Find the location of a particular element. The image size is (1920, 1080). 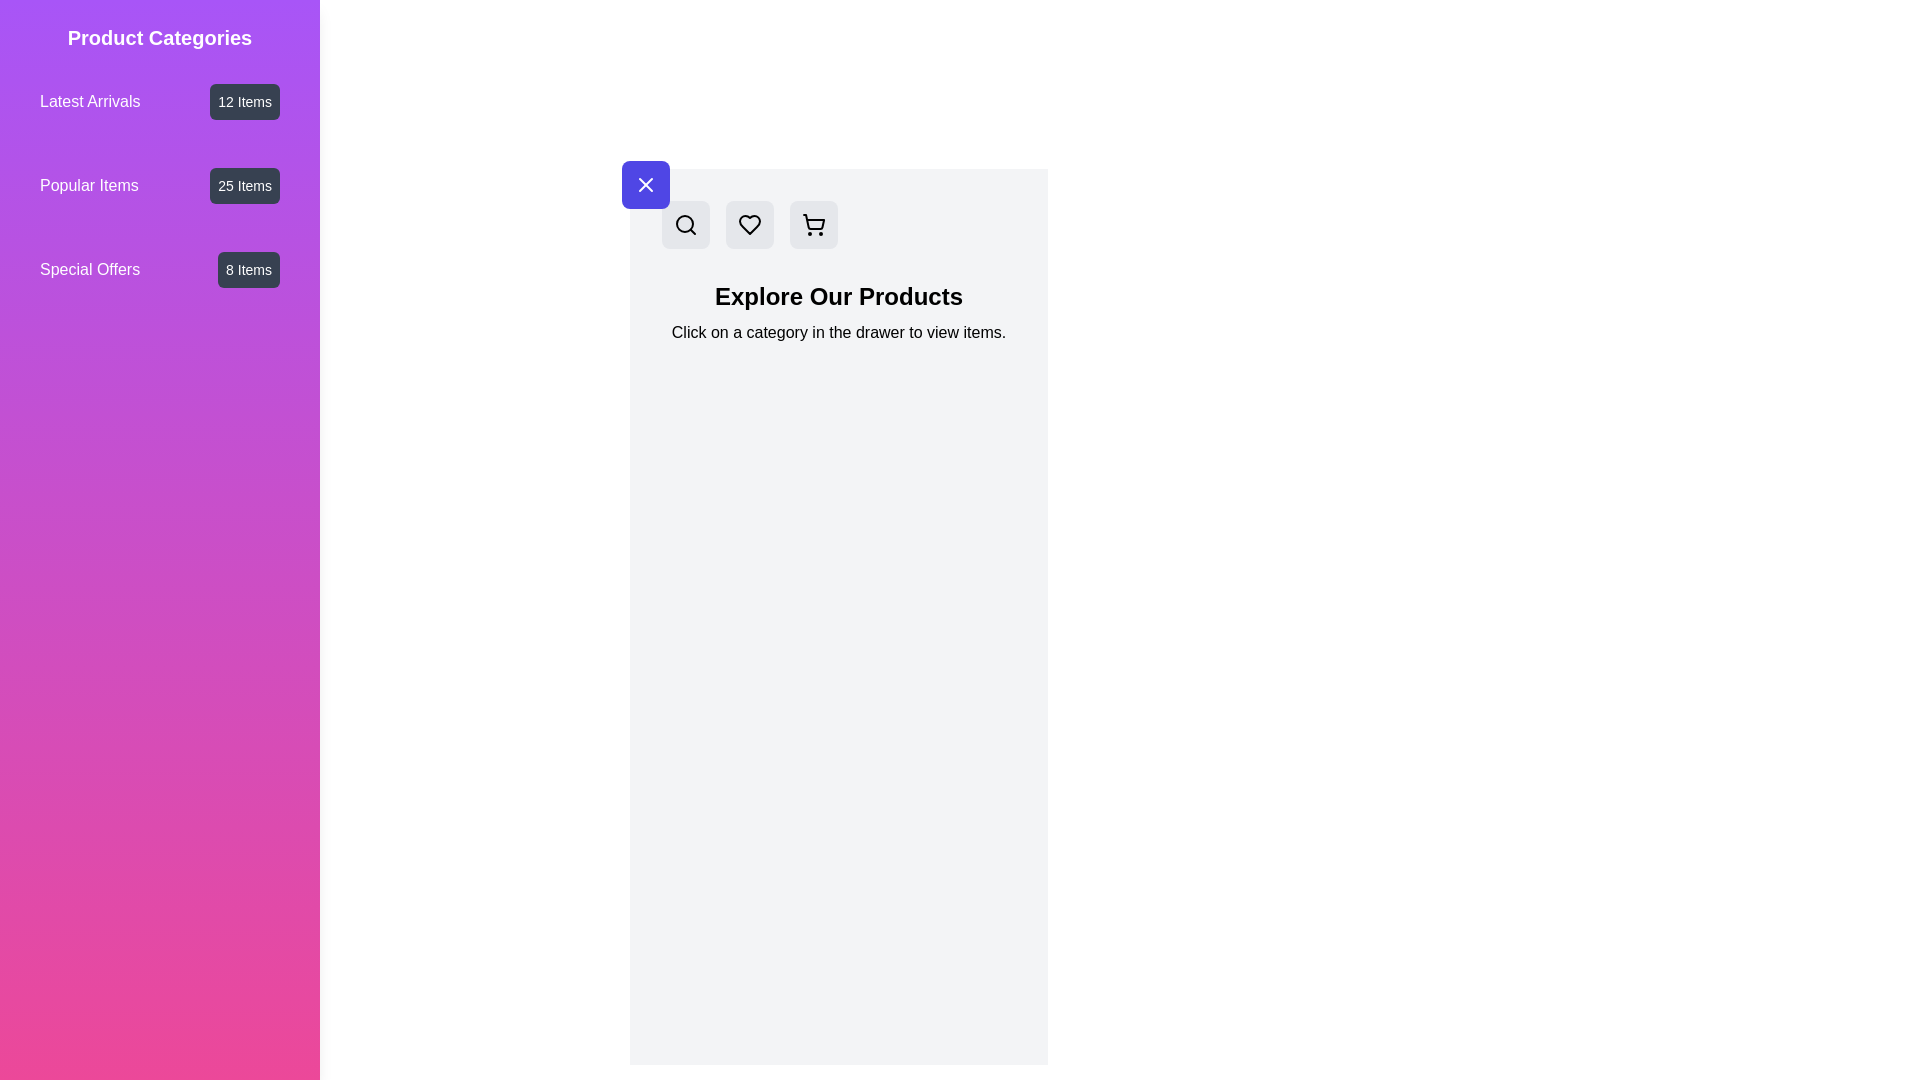

the category item Latest Arrivals is located at coordinates (158, 101).